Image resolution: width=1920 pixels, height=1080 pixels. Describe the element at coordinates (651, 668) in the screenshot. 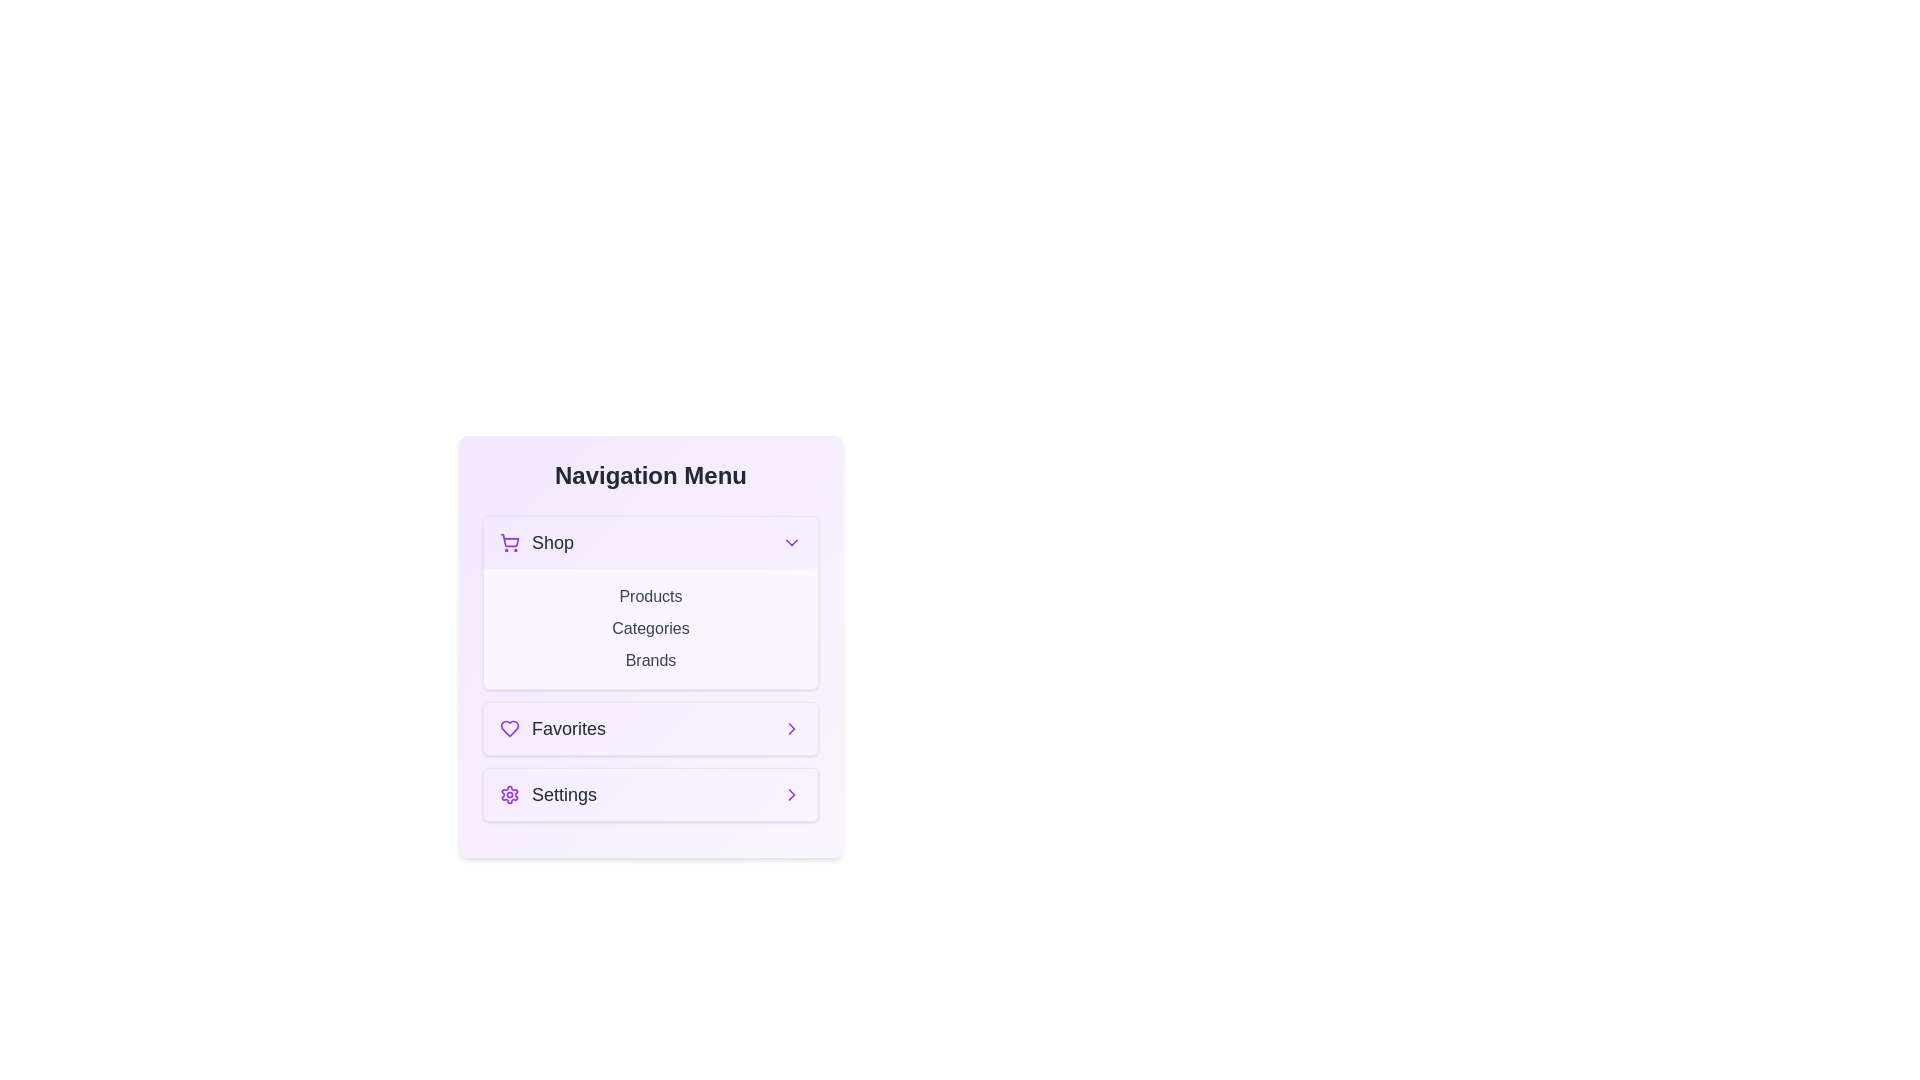

I see `the 'Brands' text label, which is the third item in the 'Shop' dropdown menu` at that location.